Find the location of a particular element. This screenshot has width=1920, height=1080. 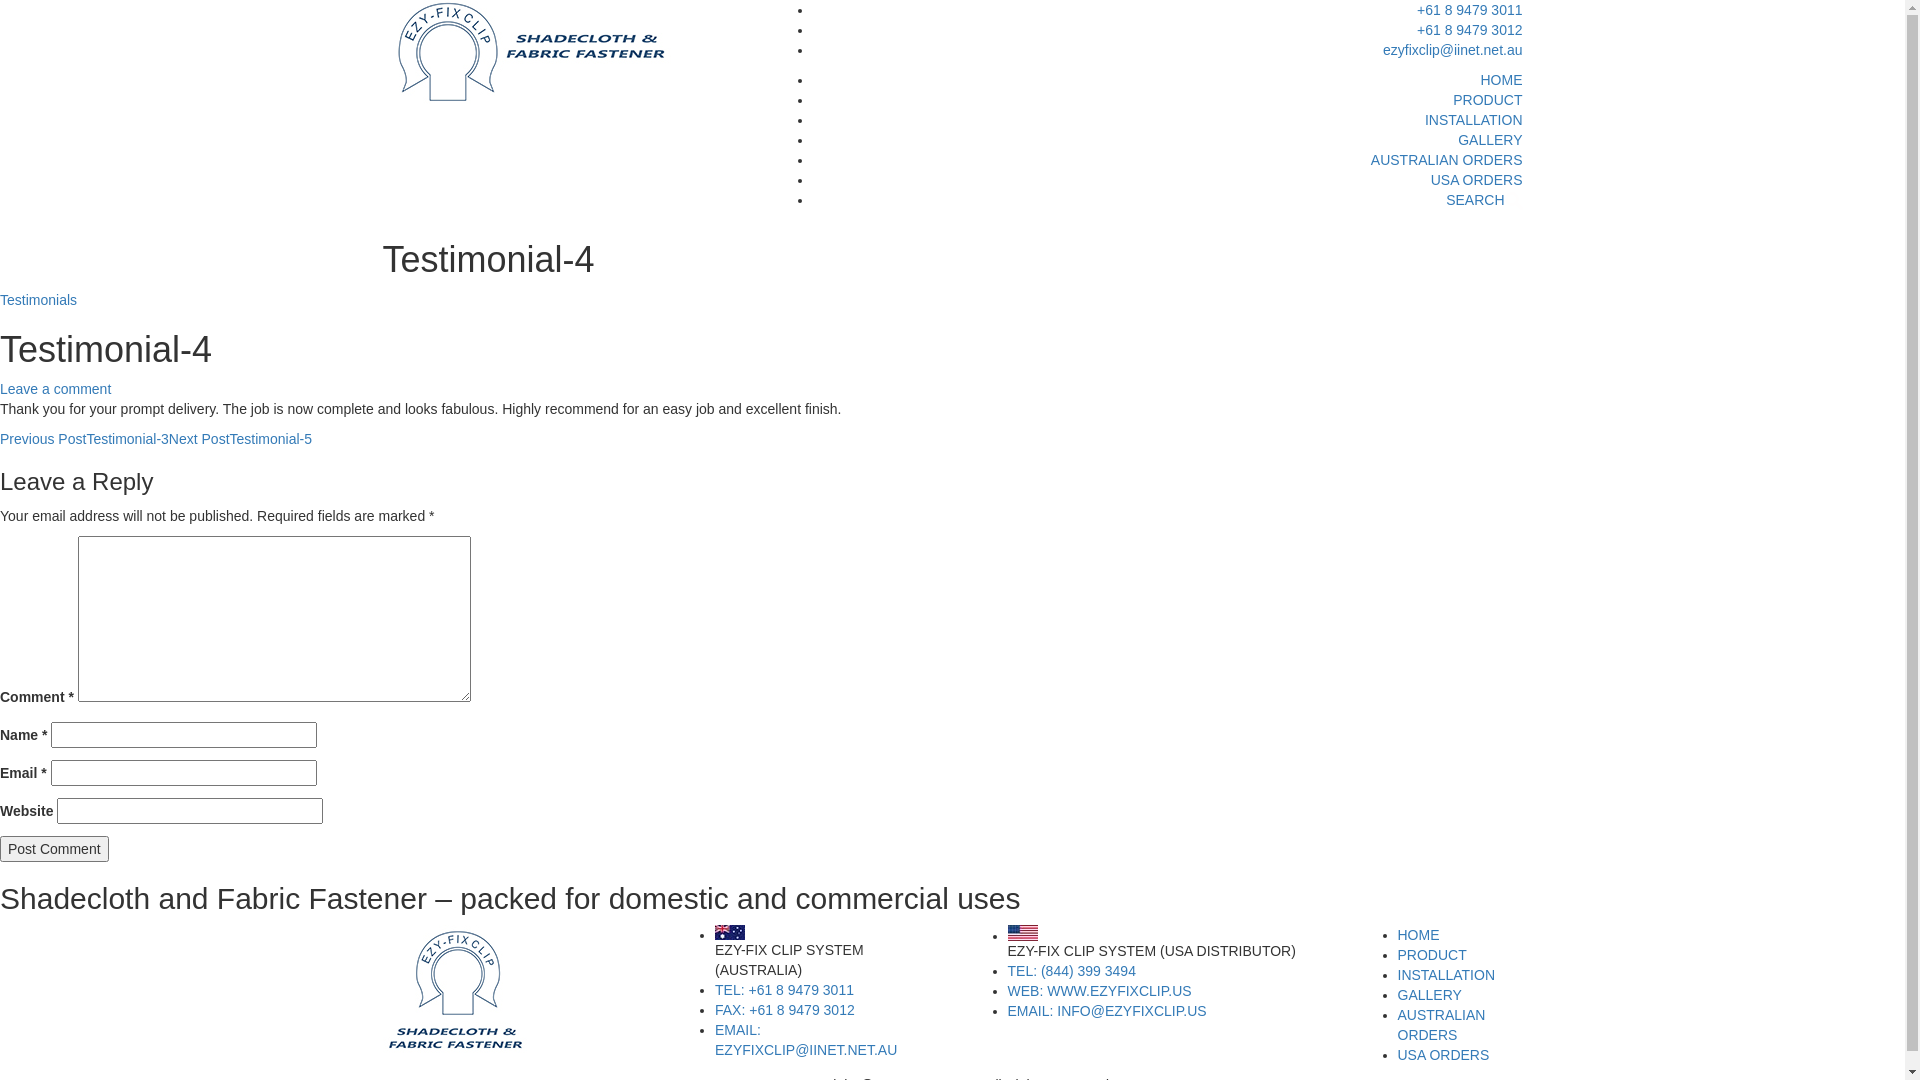

'AUSTRALIAN ORDERS' is located at coordinates (1370, 158).